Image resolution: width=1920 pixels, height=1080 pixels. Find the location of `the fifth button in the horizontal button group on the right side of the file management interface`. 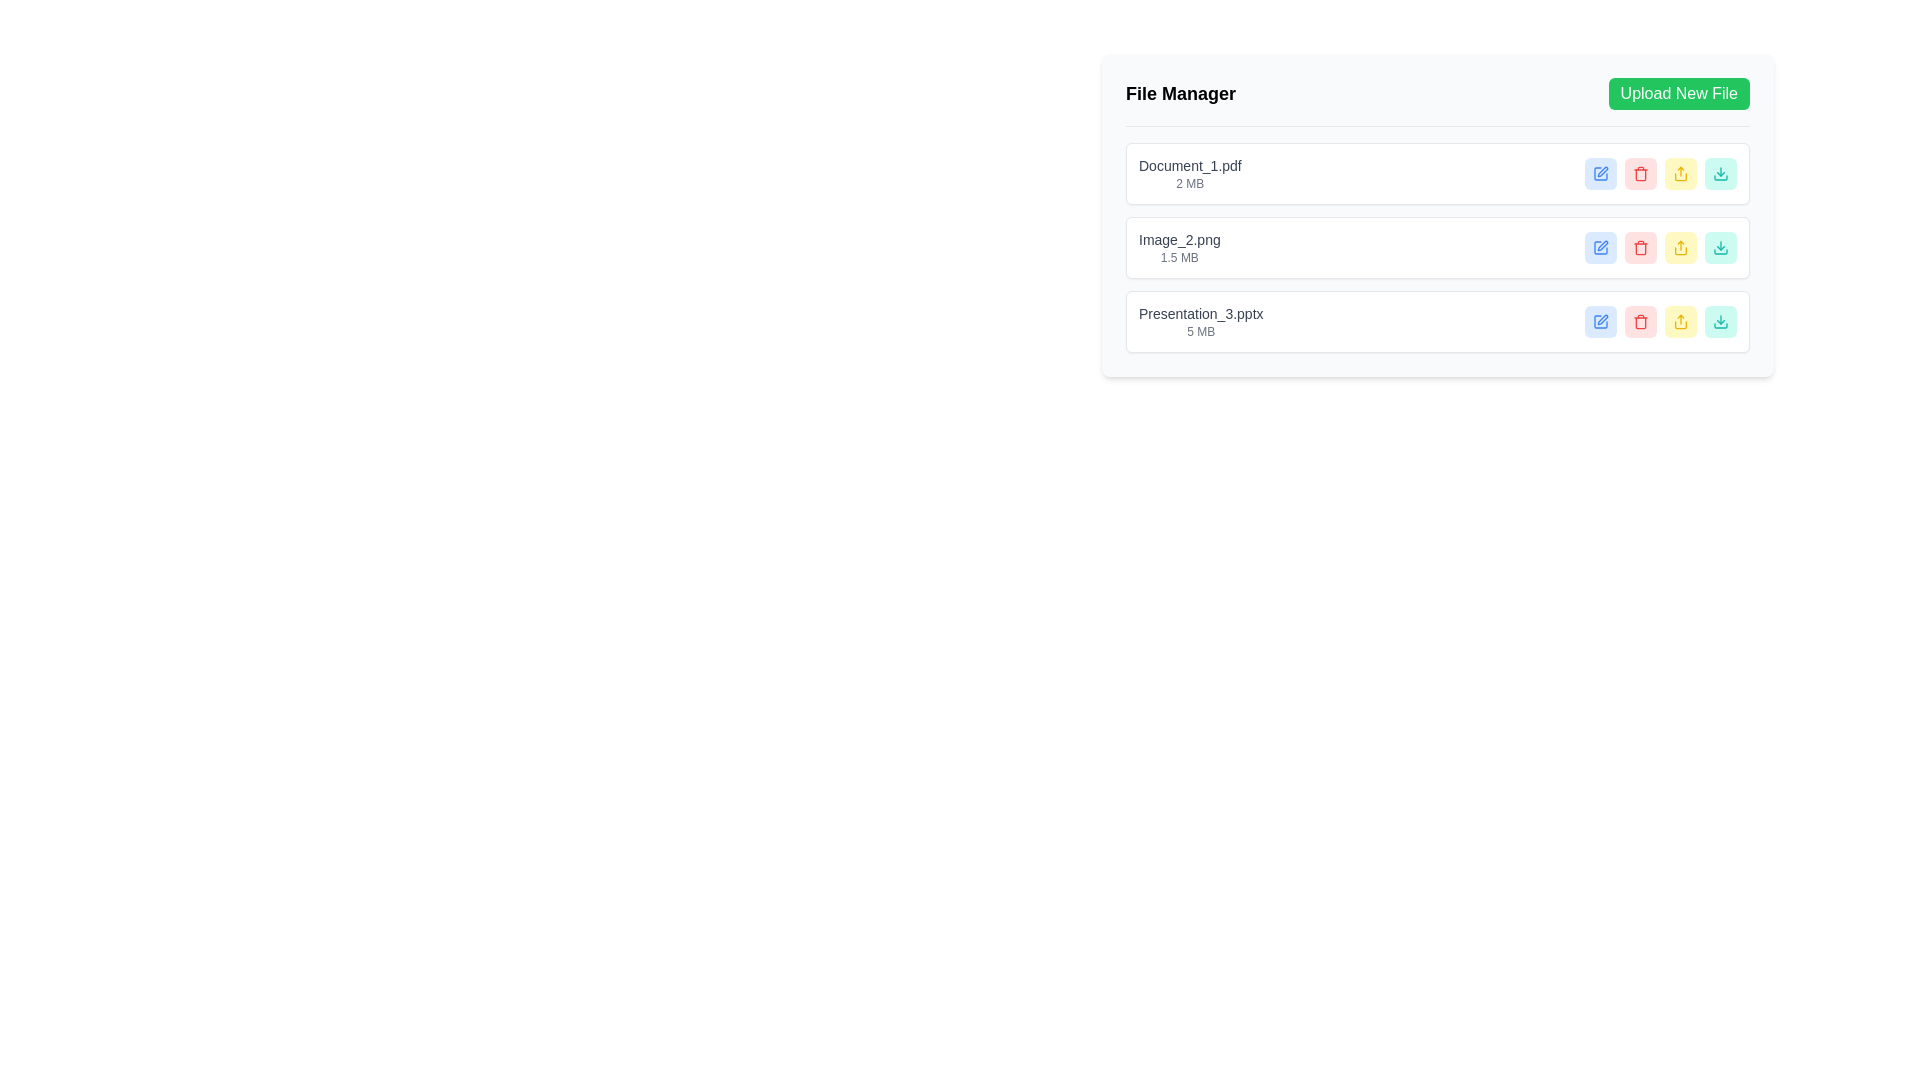

the fifth button in the horizontal button group on the right side of the file management interface is located at coordinates (1680, 320).